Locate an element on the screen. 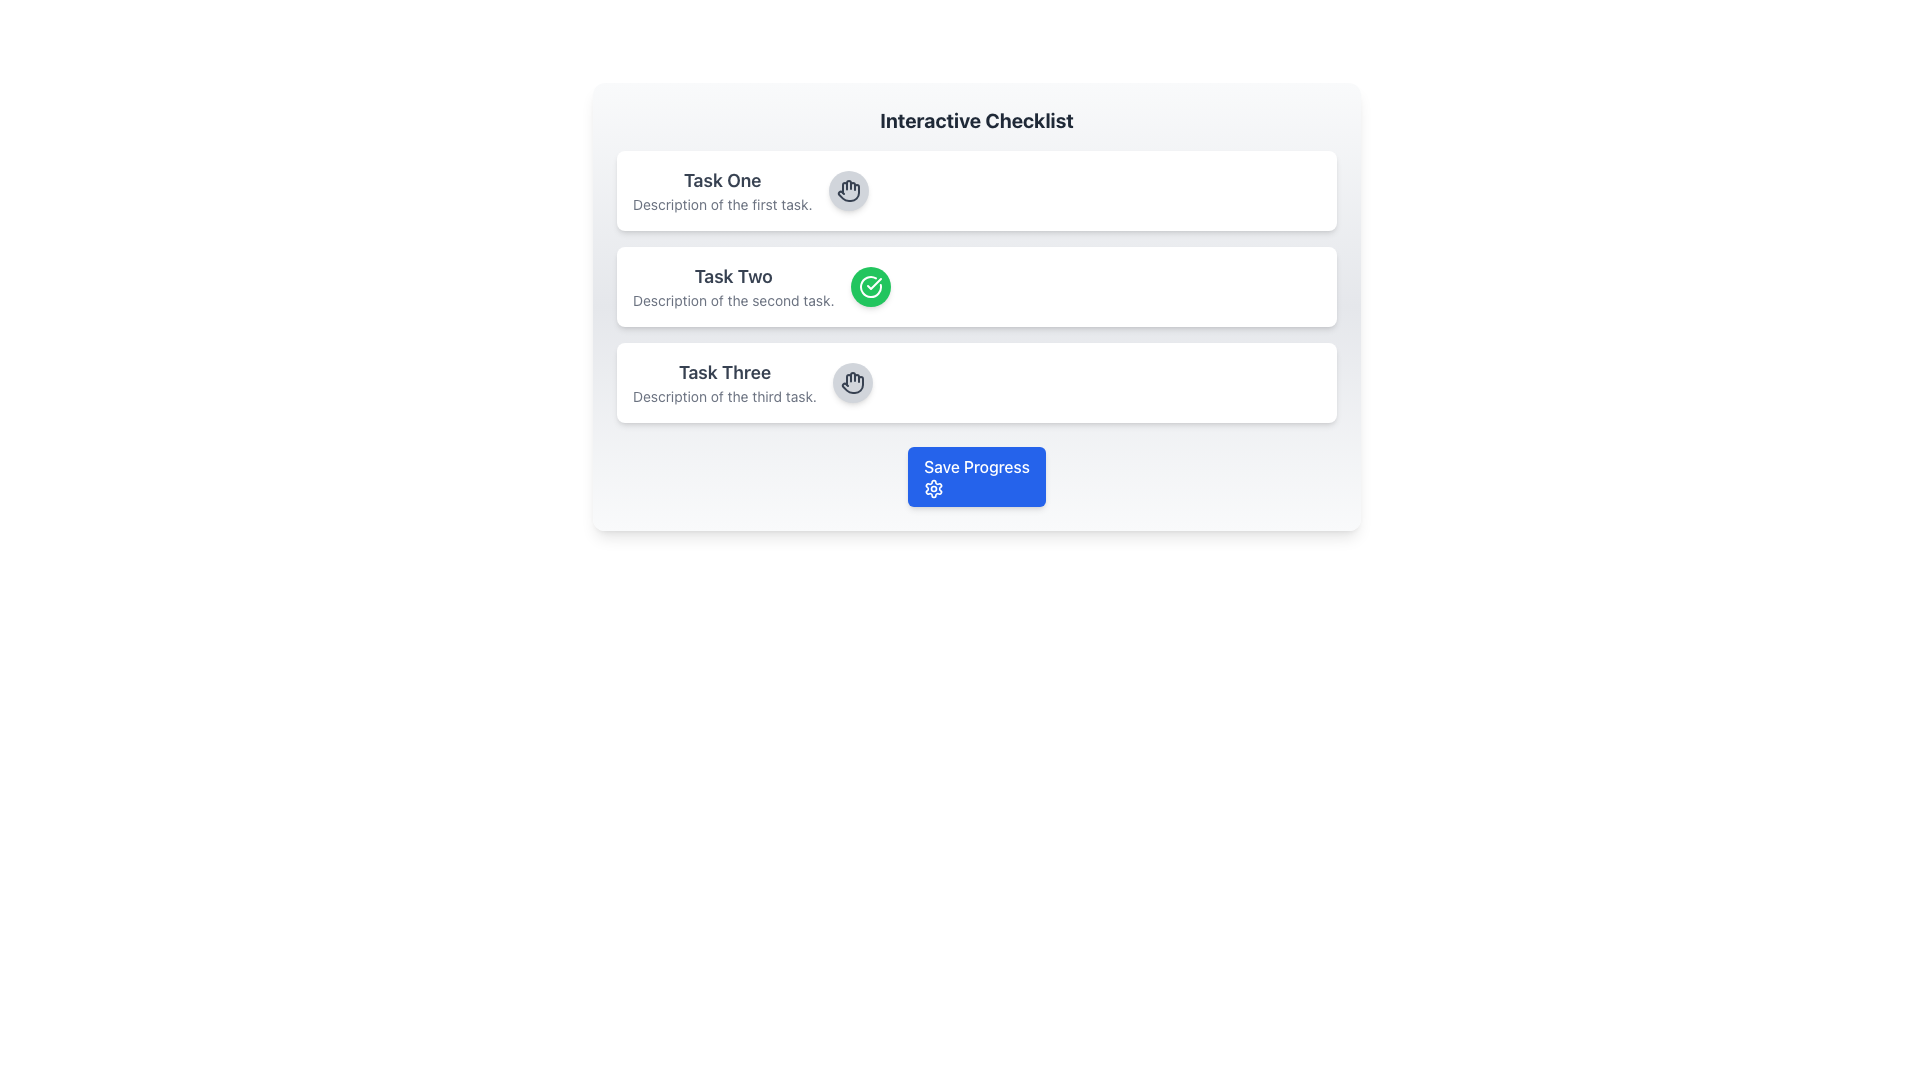 The height and width of the screenshot is (1080, 1920). the button is located at coordinates (853, 382).